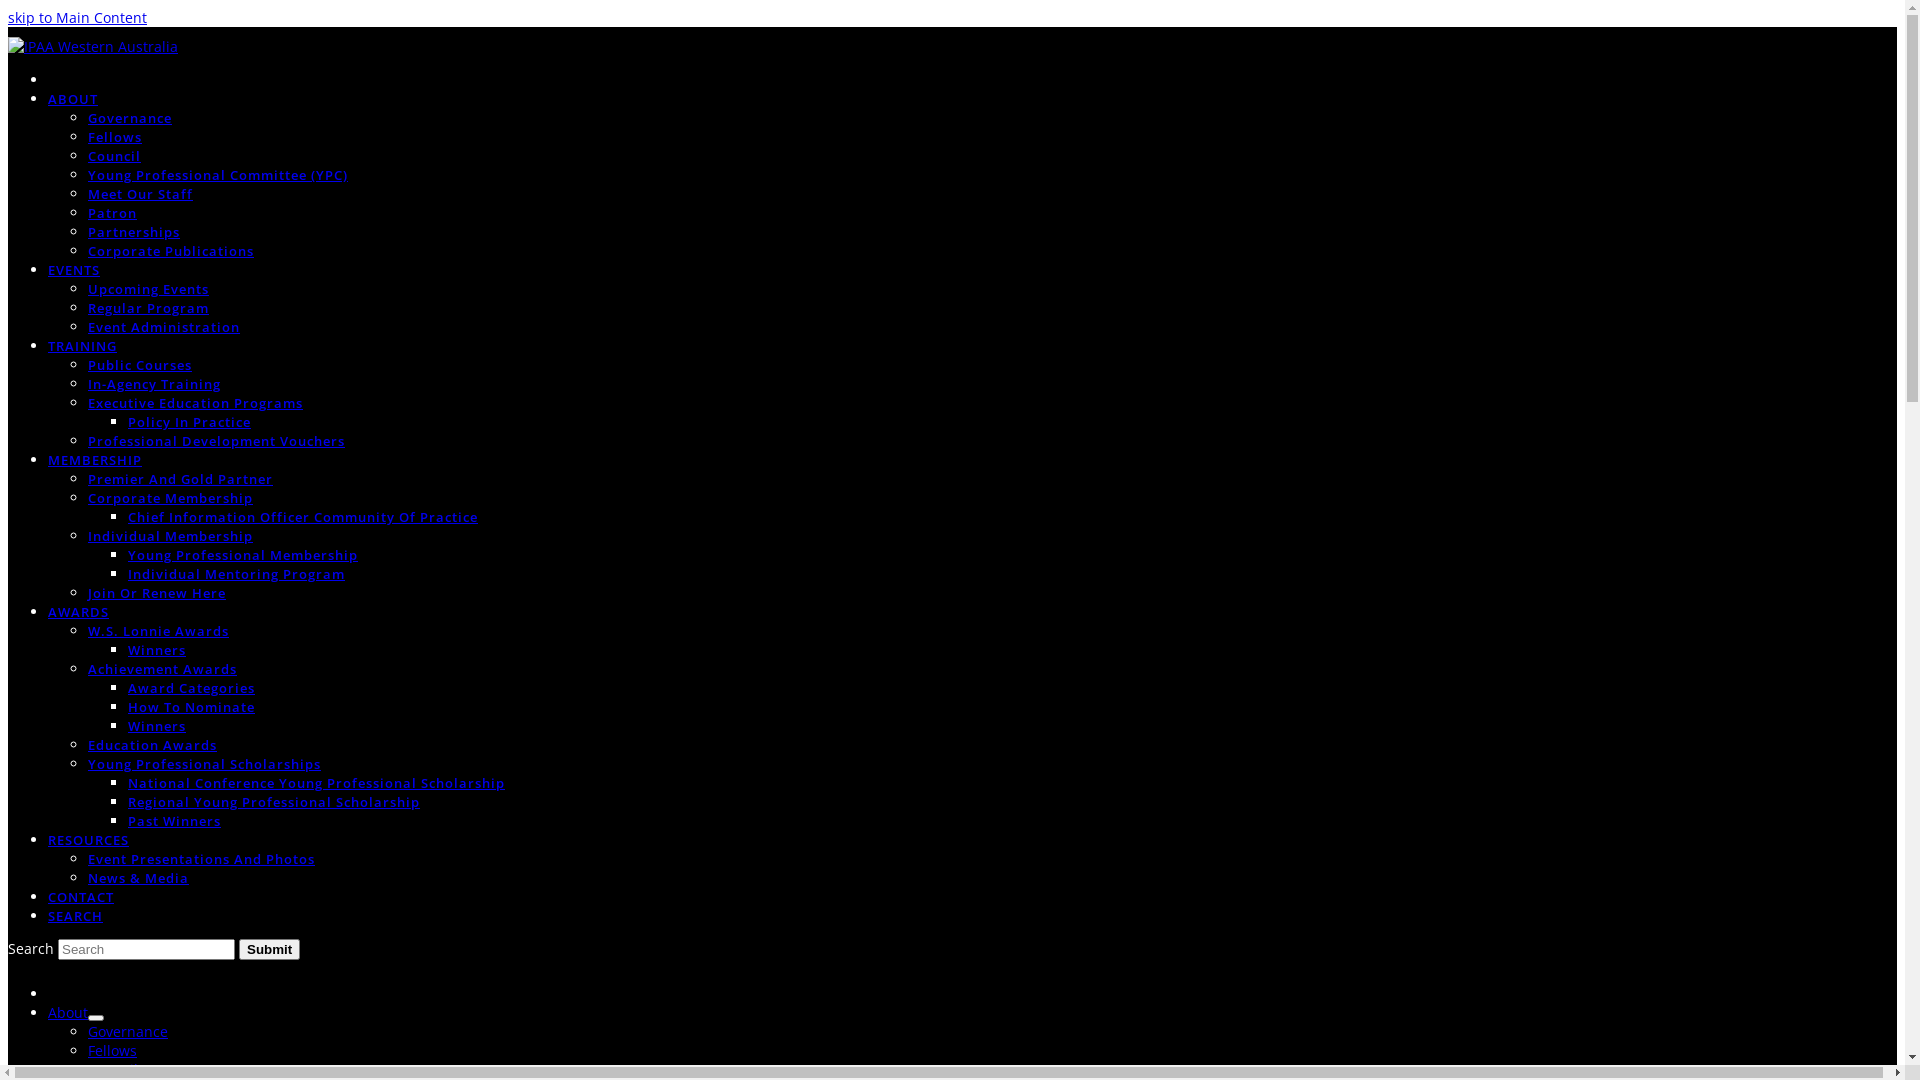  Describe the element at coordinates (204, 763) in the screenshot. I see `'Young Professional Scholarships'` at that location.